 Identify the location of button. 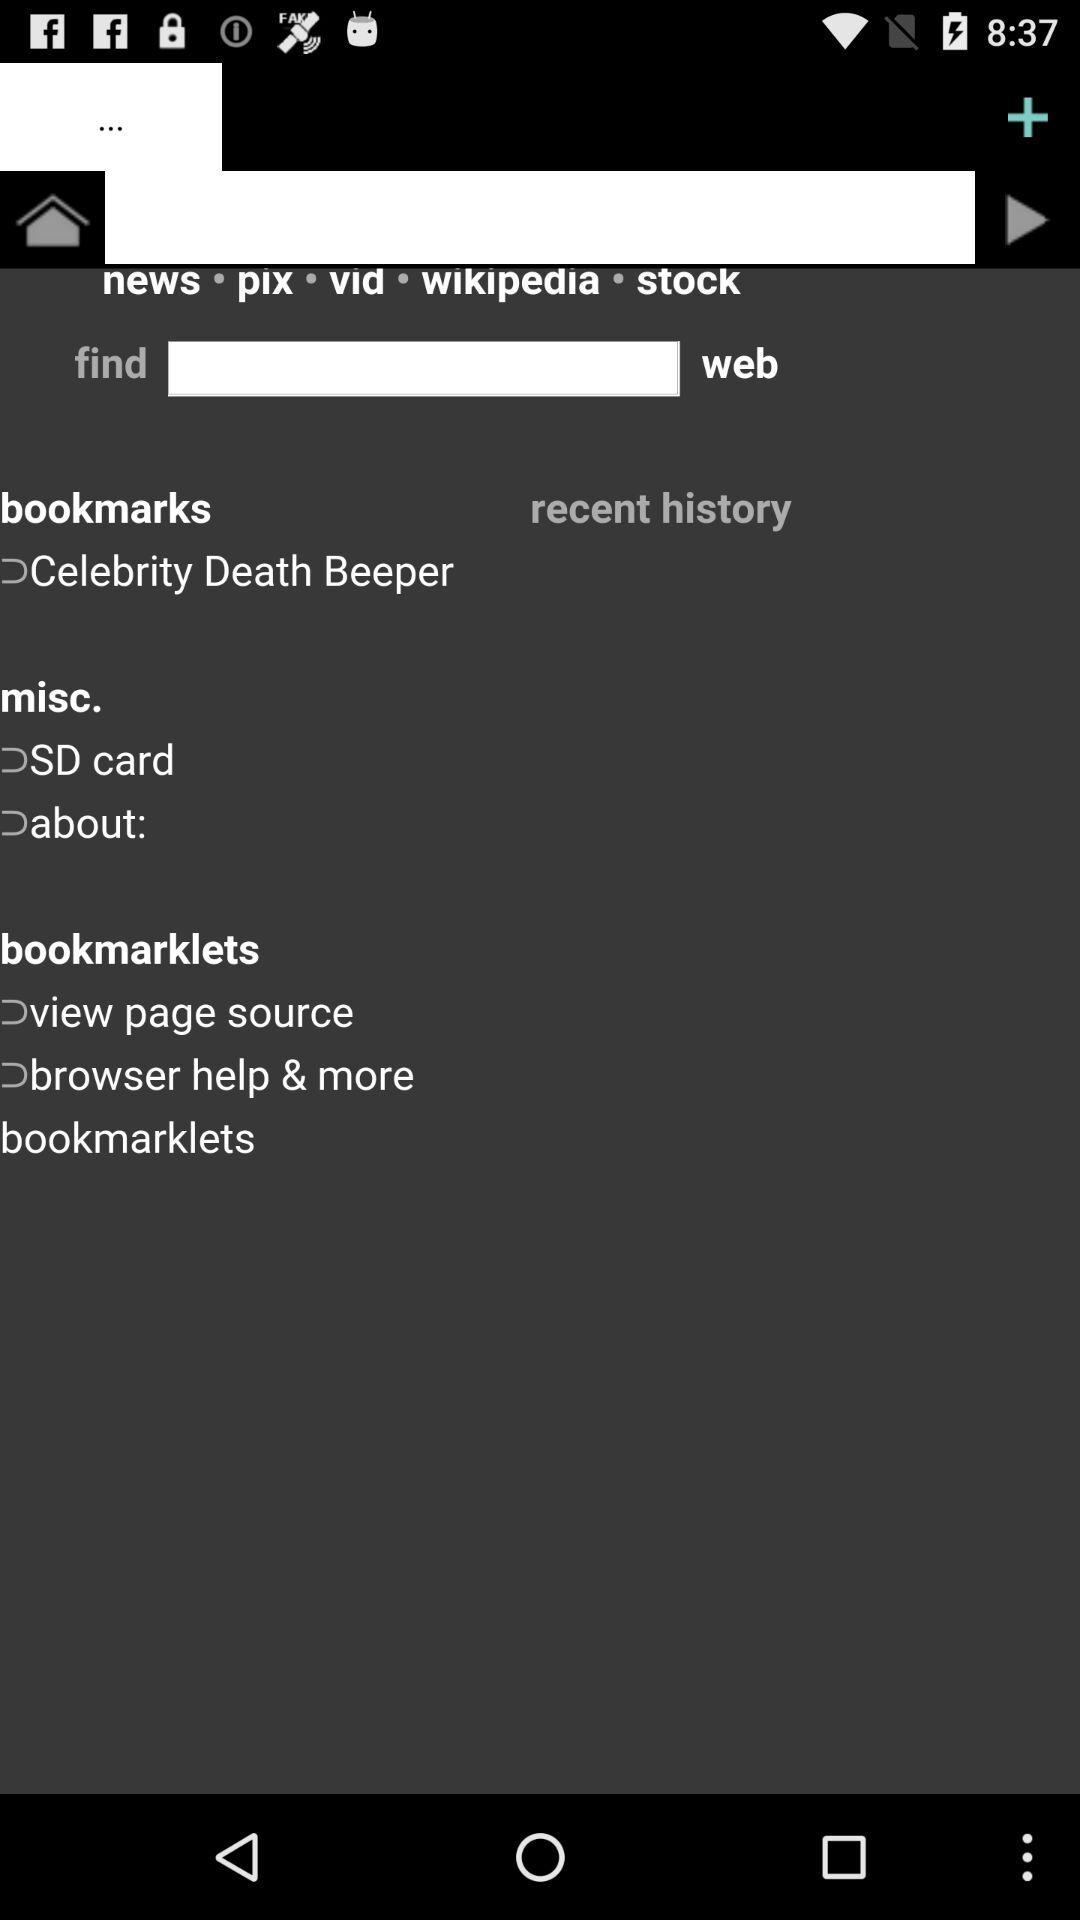
(1027, 219).